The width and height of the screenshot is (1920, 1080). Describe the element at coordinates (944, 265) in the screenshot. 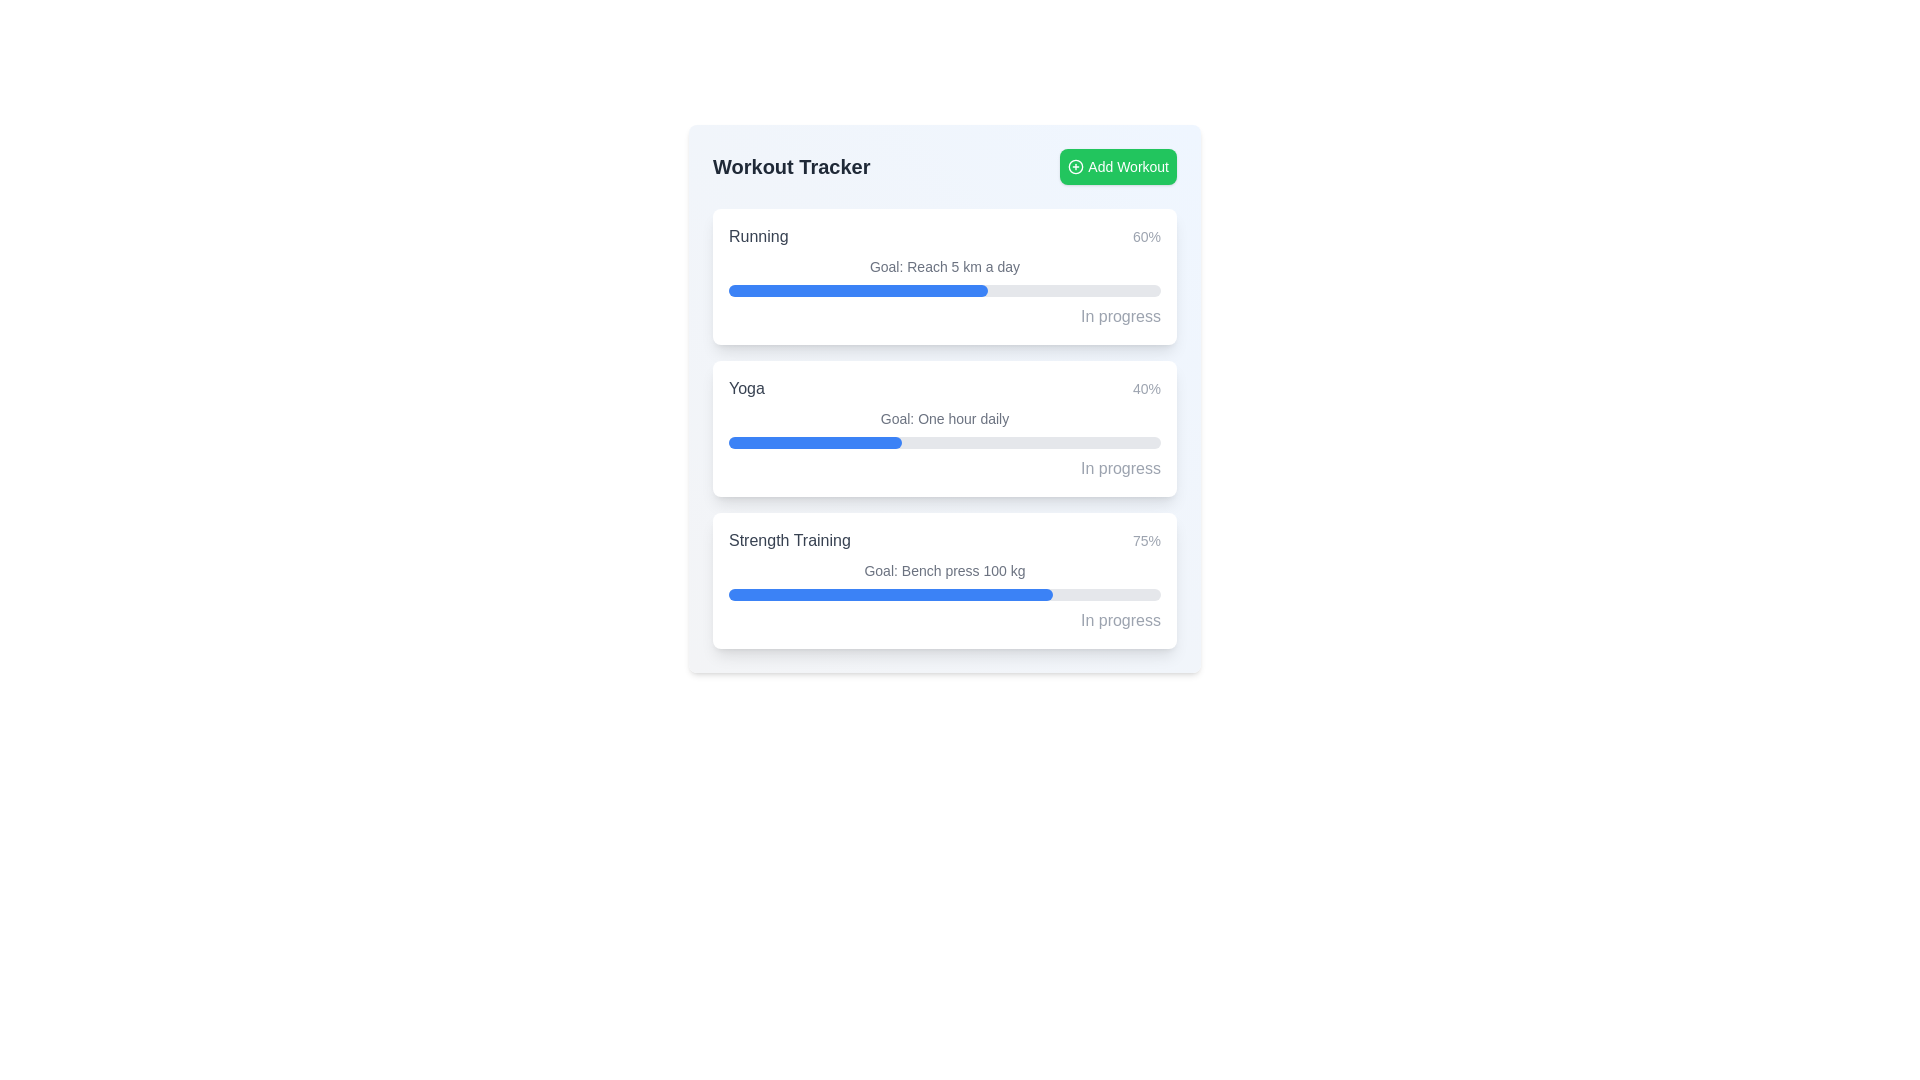

I see `the text label that informs the user about the goal to reach 5 km a day, positioned below the 'Running' label and above the progress bar` at that location.